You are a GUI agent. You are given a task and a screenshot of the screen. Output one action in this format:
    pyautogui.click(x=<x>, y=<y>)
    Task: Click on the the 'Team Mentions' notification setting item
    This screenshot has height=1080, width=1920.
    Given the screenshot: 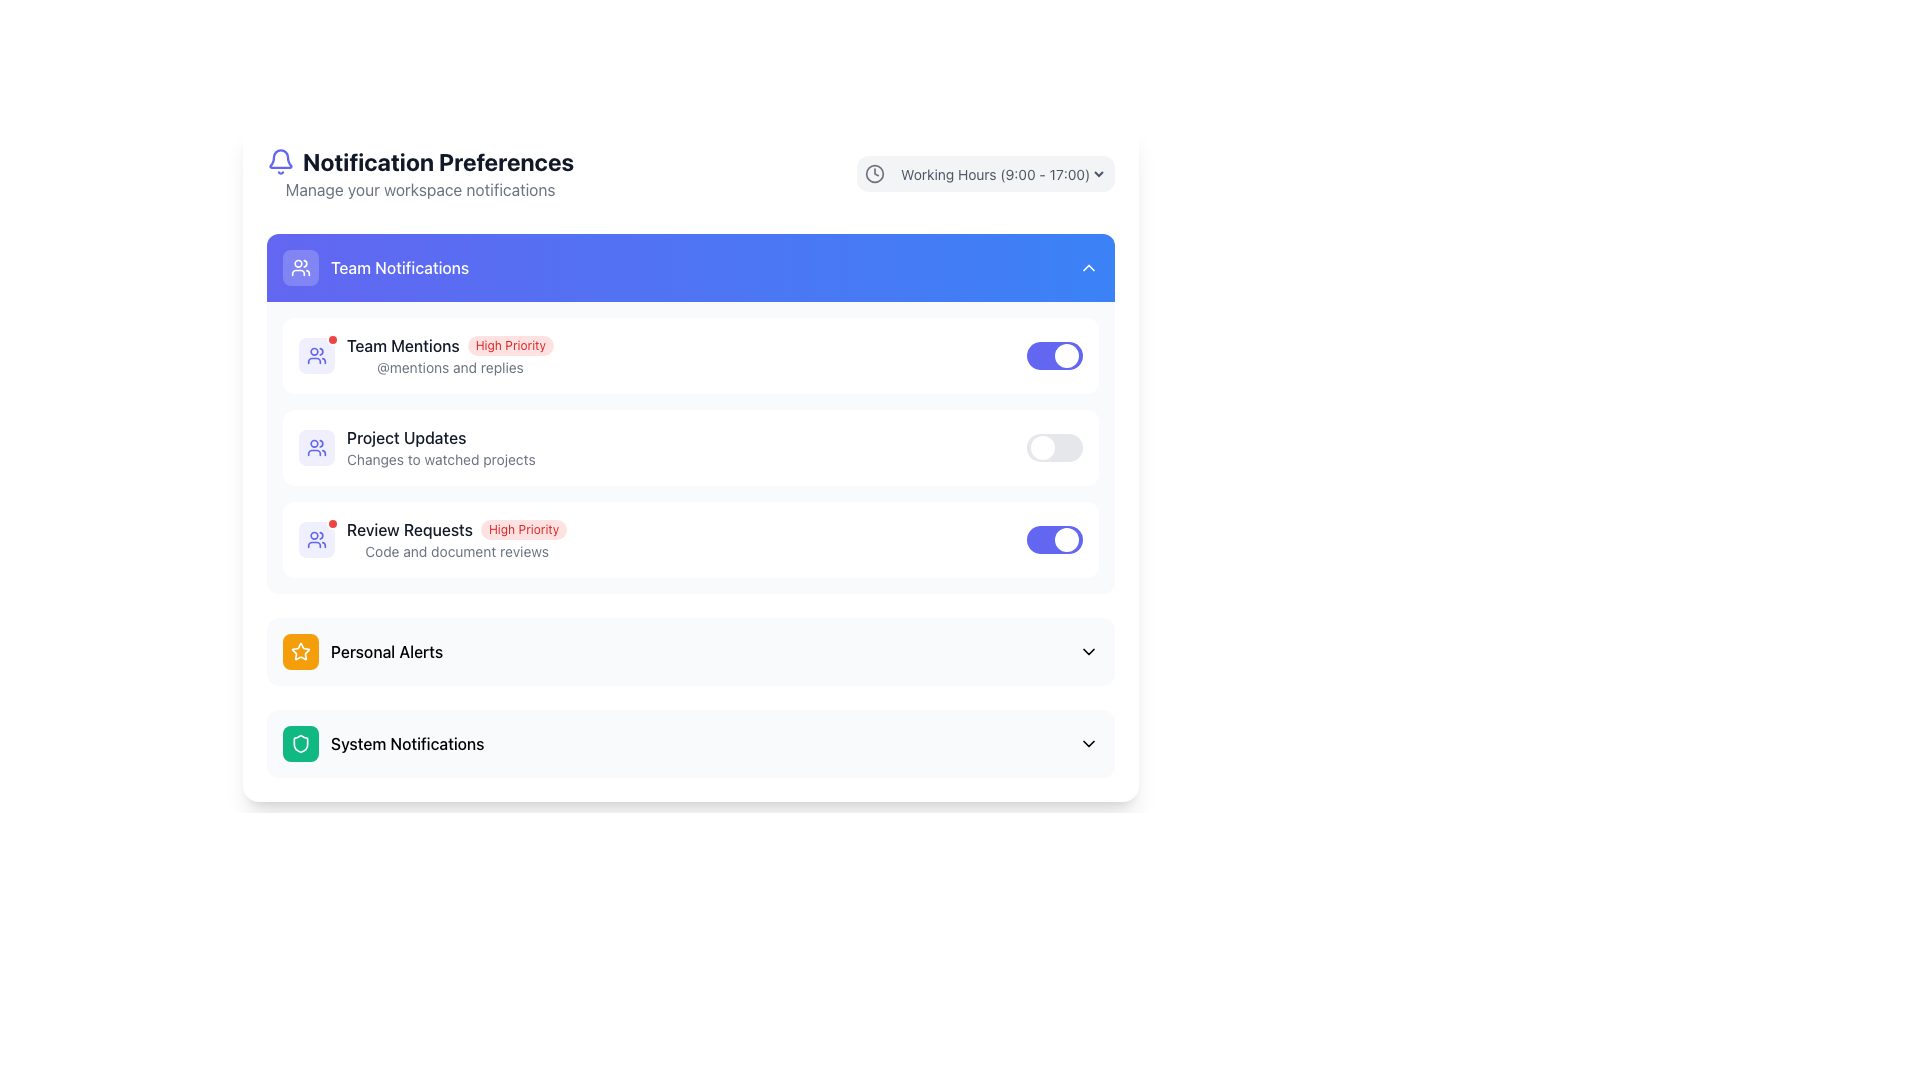 What is the action you would take?
    pyautogui.click(x=425, y=354)
    